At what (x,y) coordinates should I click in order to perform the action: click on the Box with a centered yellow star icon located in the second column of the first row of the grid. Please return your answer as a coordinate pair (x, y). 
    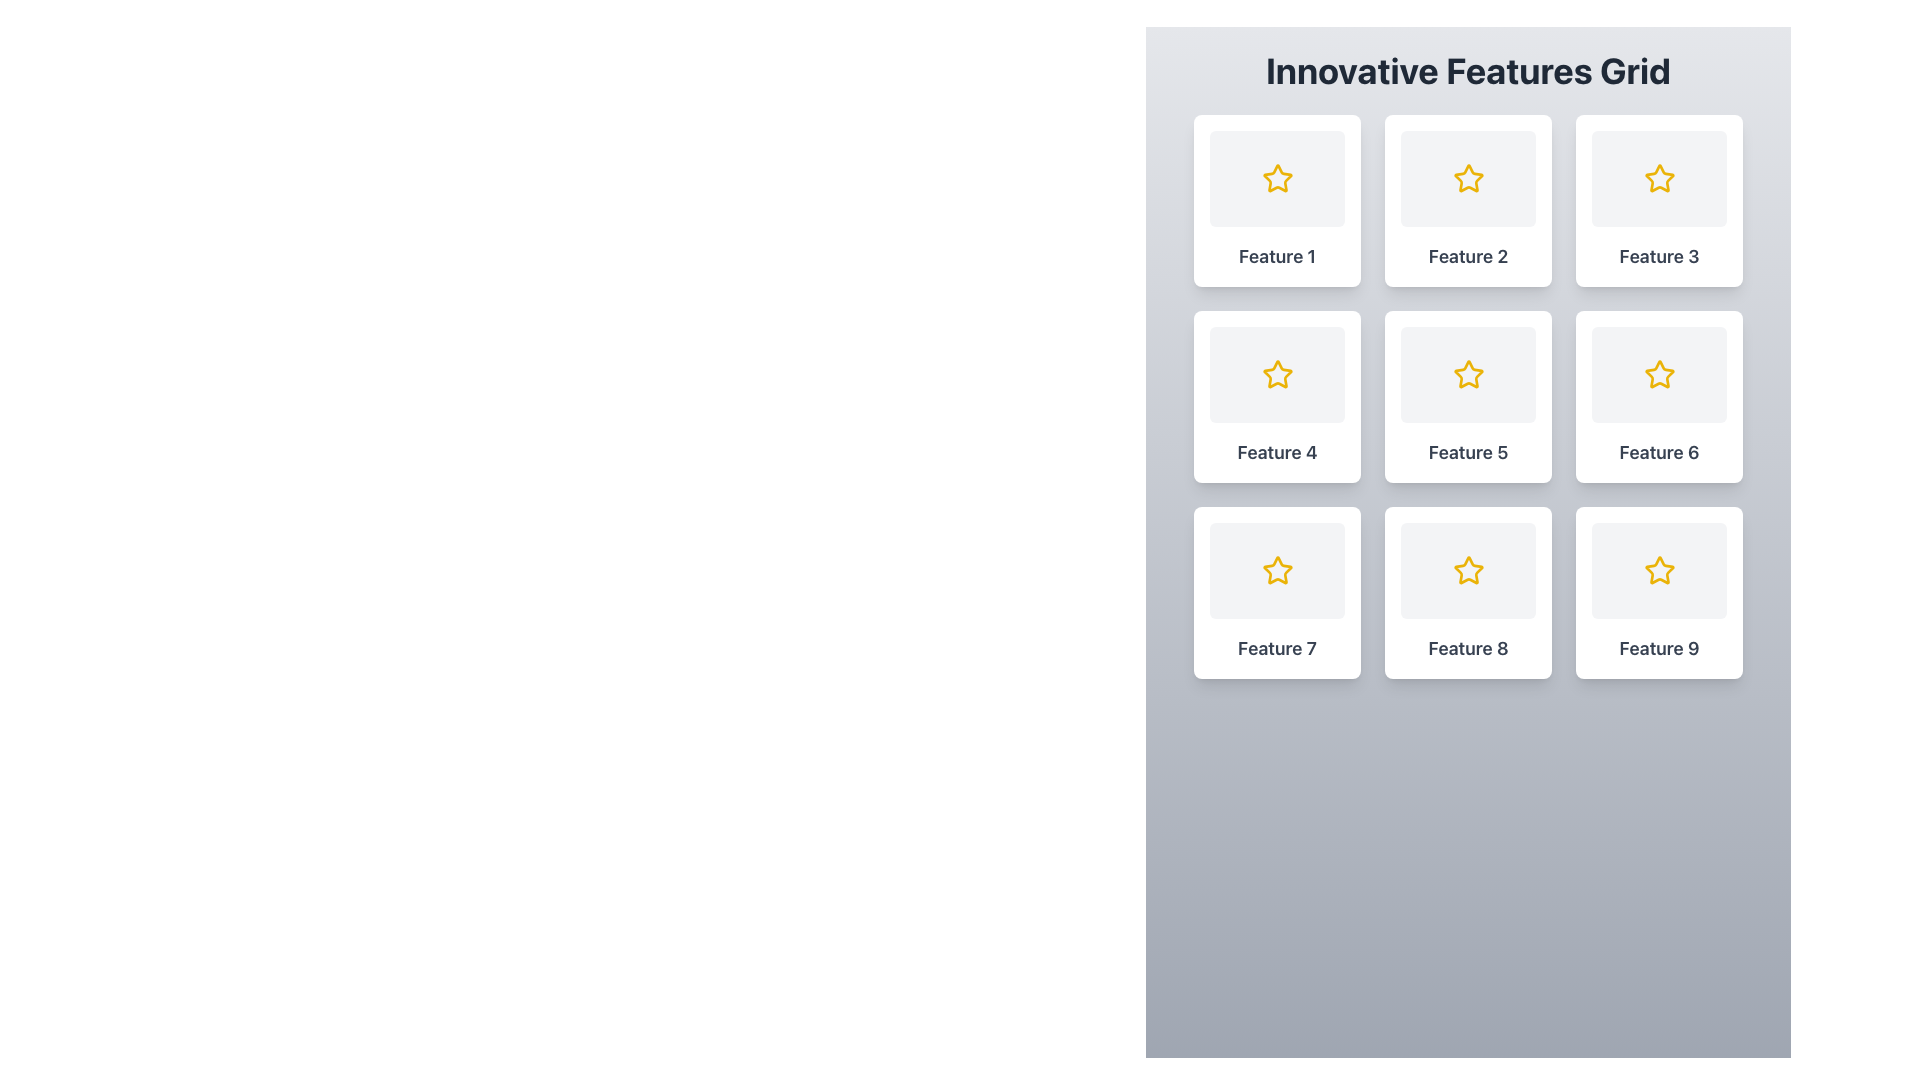
    Looking at the image, I should click on (1468, 177).